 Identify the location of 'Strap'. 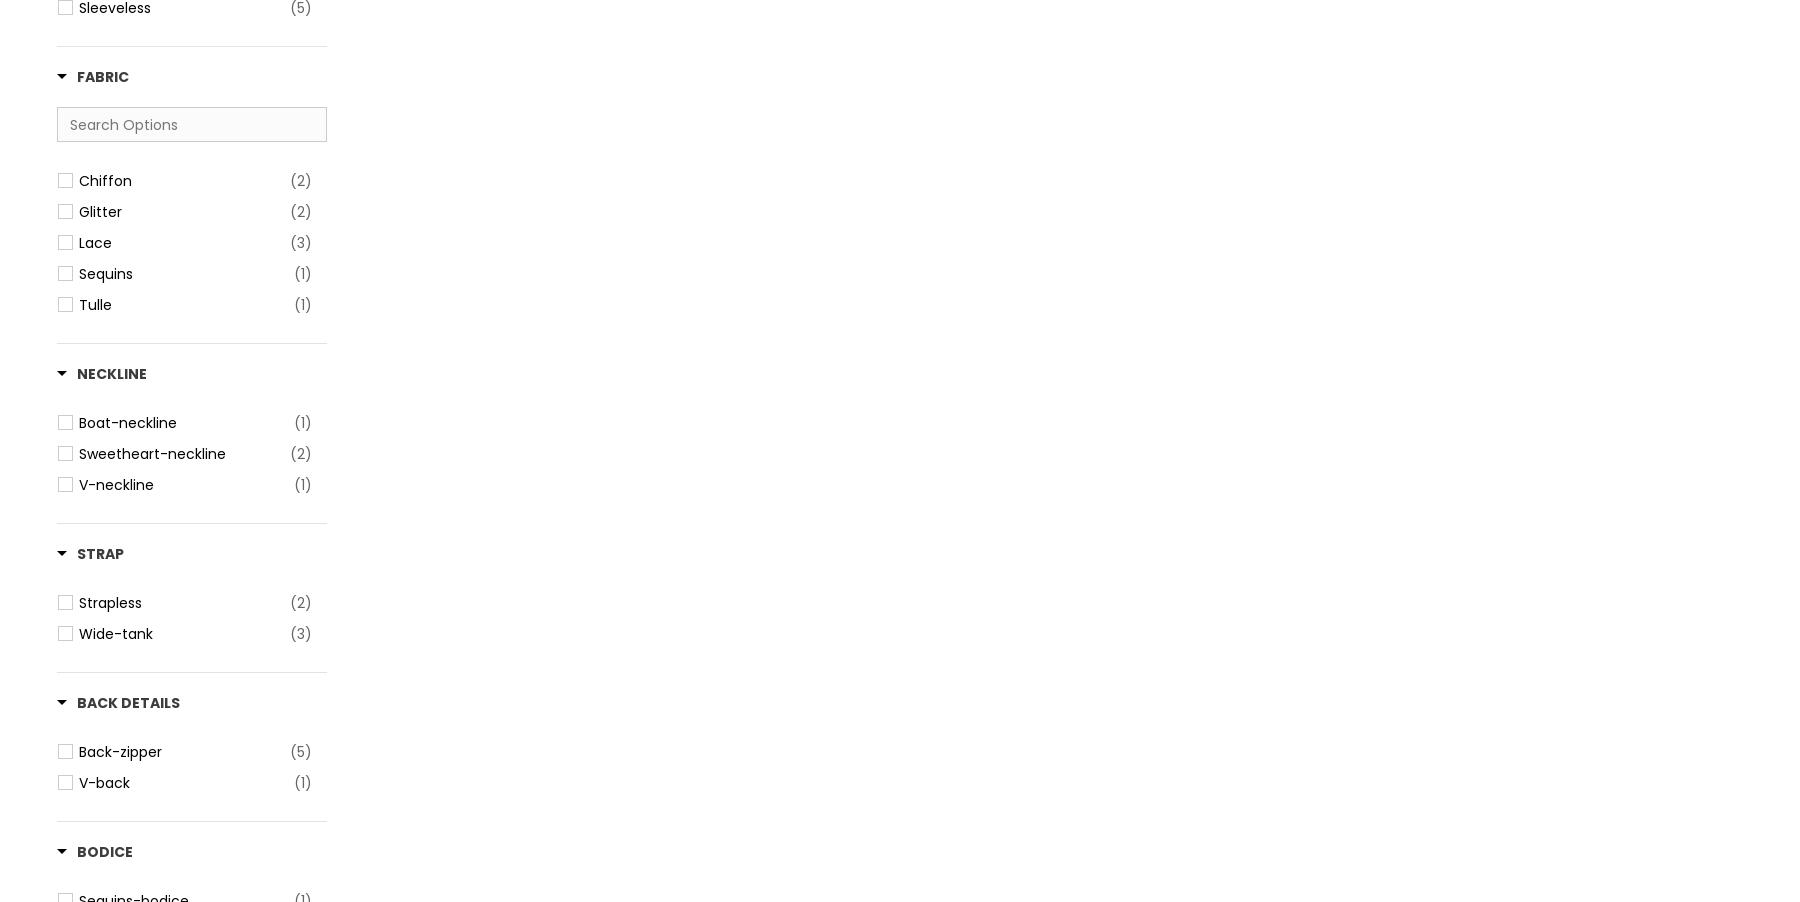
(99, 554).